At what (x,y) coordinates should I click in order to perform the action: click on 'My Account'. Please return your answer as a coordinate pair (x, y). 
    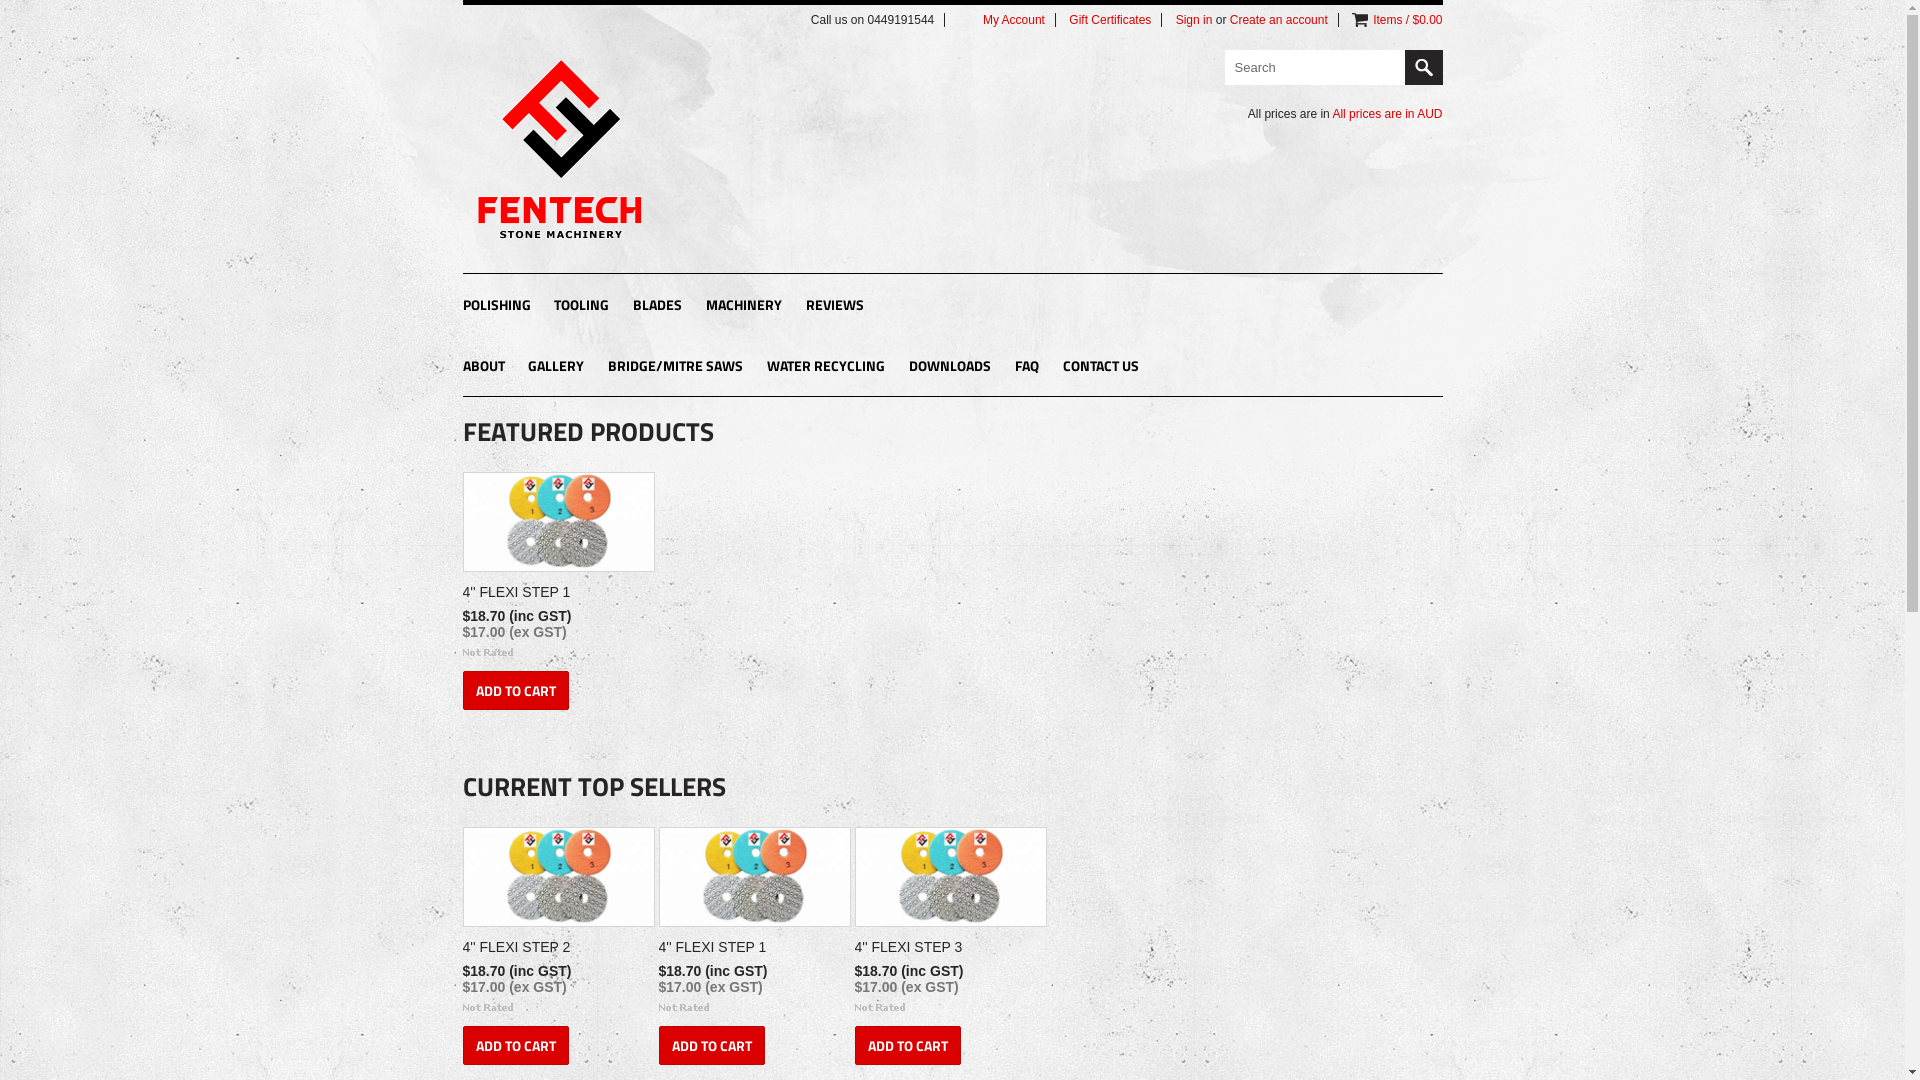
    Looking at the image, I should click on (983, 19).